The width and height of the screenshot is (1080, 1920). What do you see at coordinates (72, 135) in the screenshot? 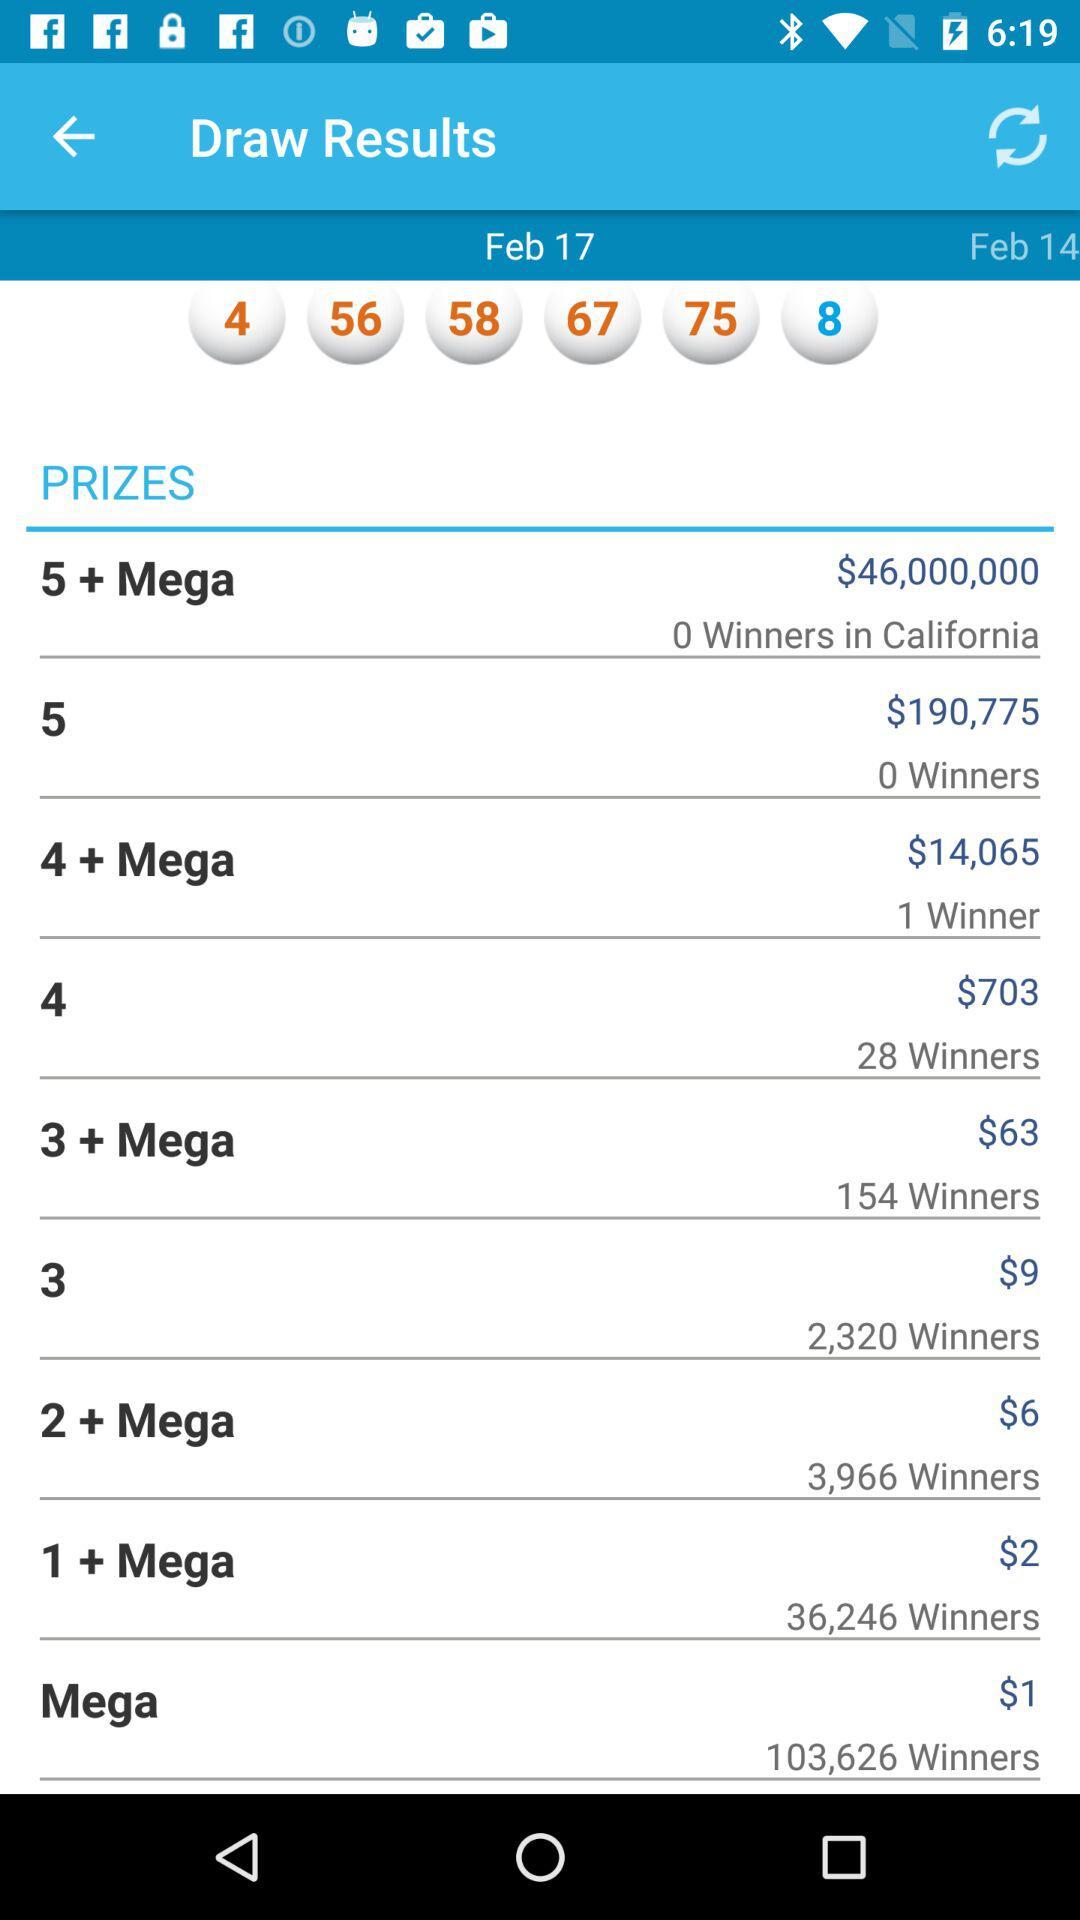
I see `the icon next to the draw results icon` at bounding box center [72, 135].